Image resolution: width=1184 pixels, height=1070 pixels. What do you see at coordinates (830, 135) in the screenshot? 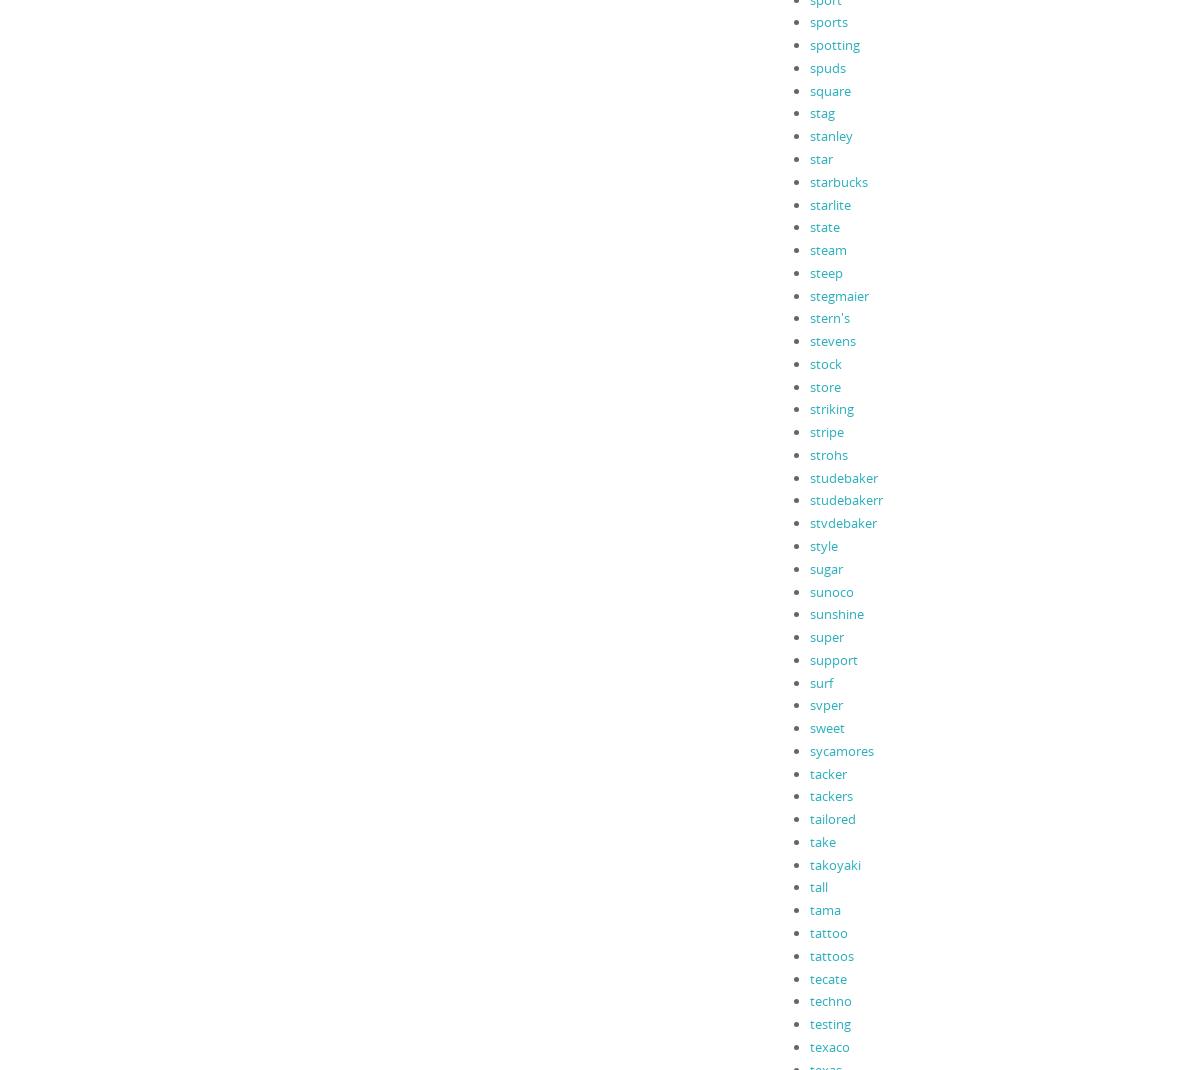
I see `'stanley'` at bounding box center [830, 135].